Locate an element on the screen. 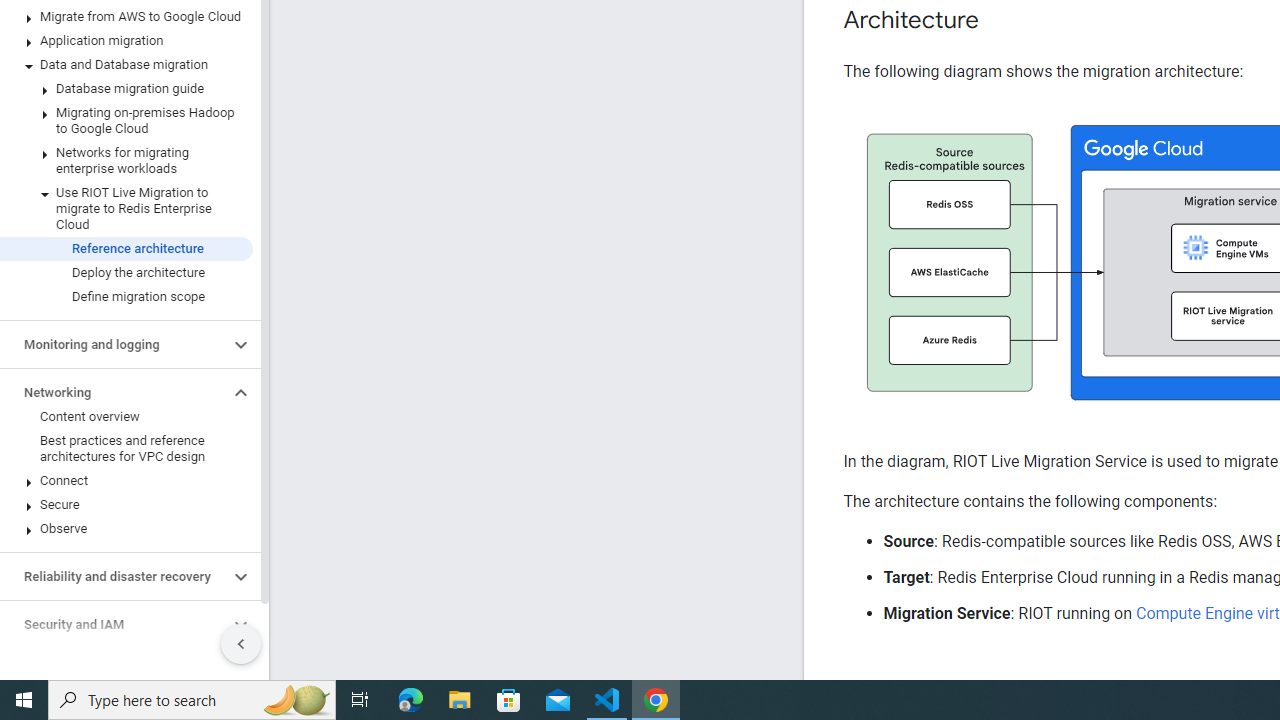  'Observe' is located at coordinates (125, 527).